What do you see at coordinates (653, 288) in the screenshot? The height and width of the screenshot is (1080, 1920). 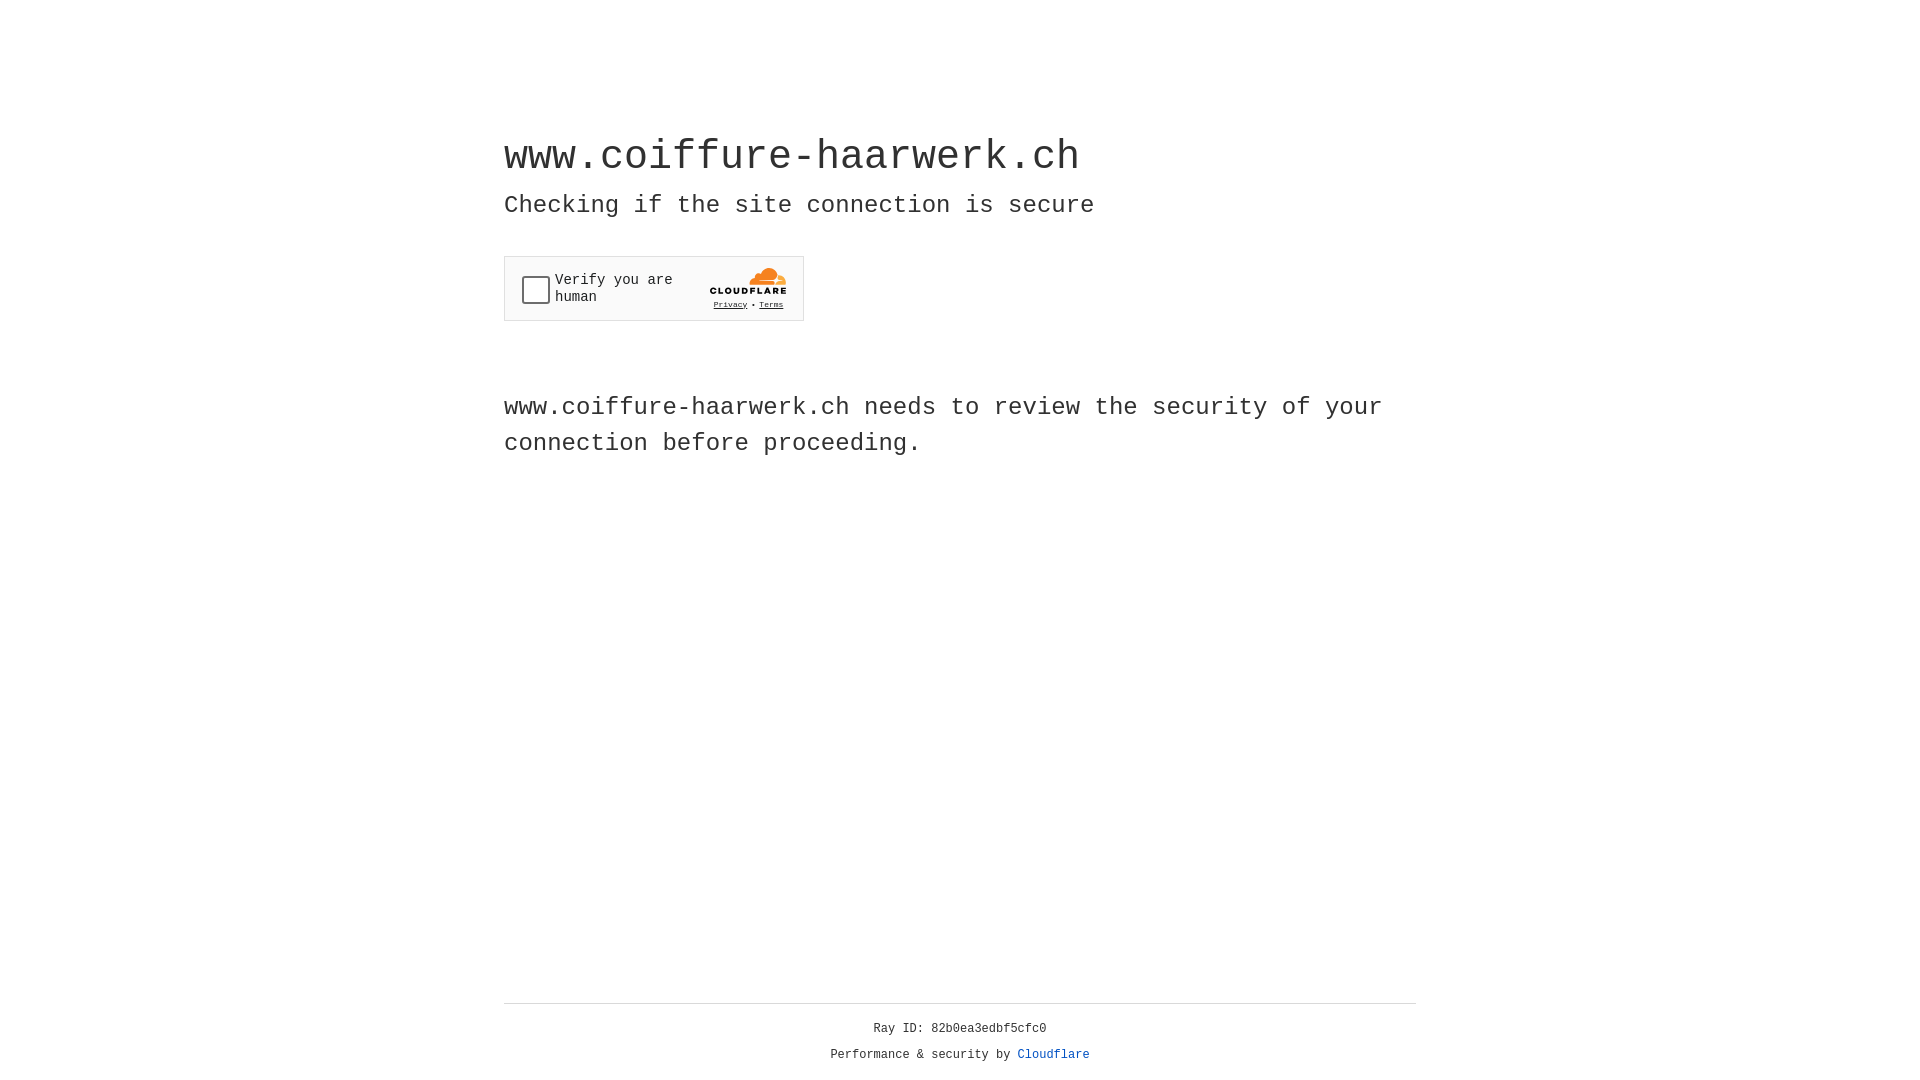 I see `'Widget containing a Cloudflare security challenge'` at bounding box center [653, 288].